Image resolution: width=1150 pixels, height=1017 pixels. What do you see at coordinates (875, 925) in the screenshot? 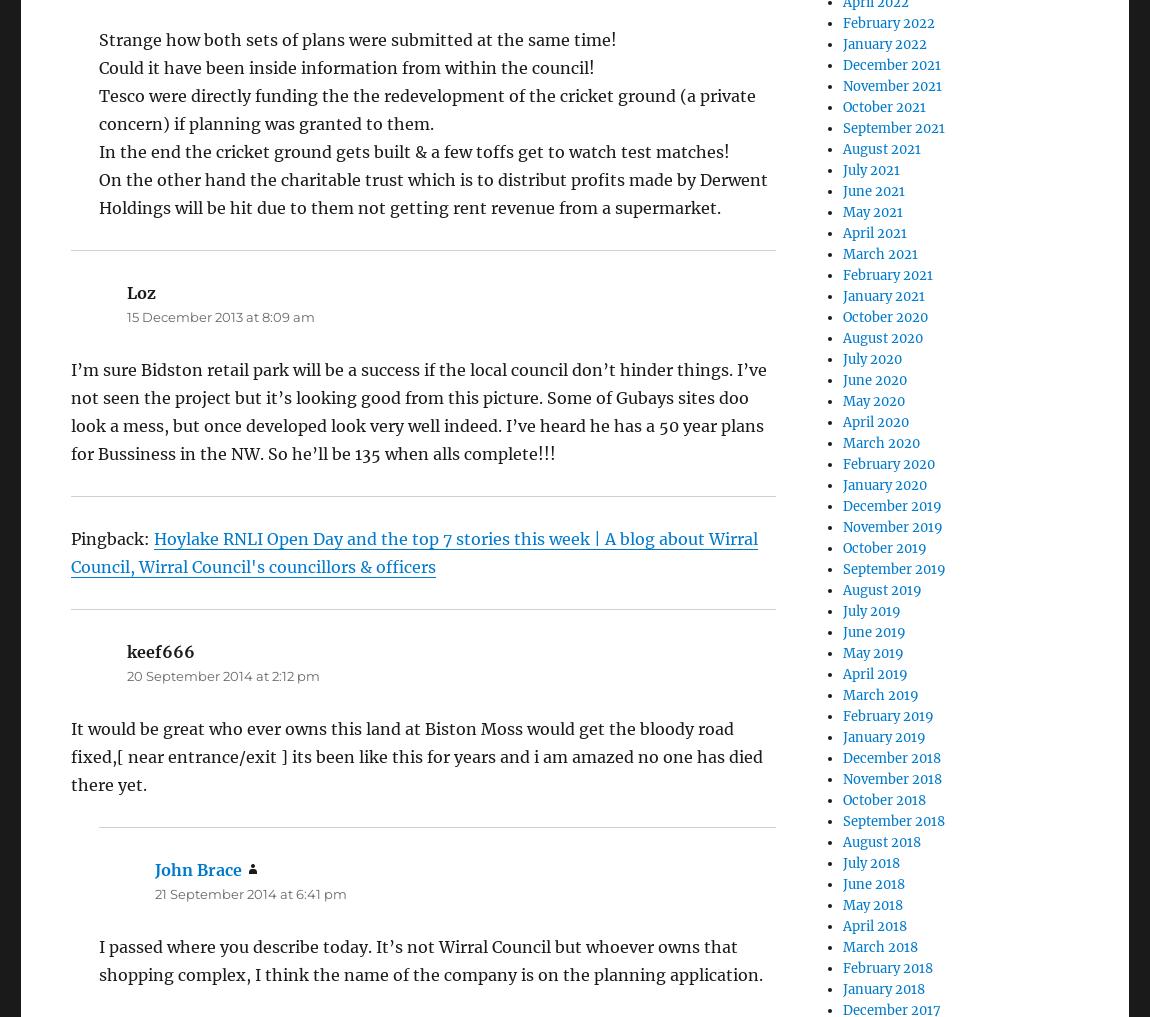
I see `'April 2018'` at bounding box center [875, 925].